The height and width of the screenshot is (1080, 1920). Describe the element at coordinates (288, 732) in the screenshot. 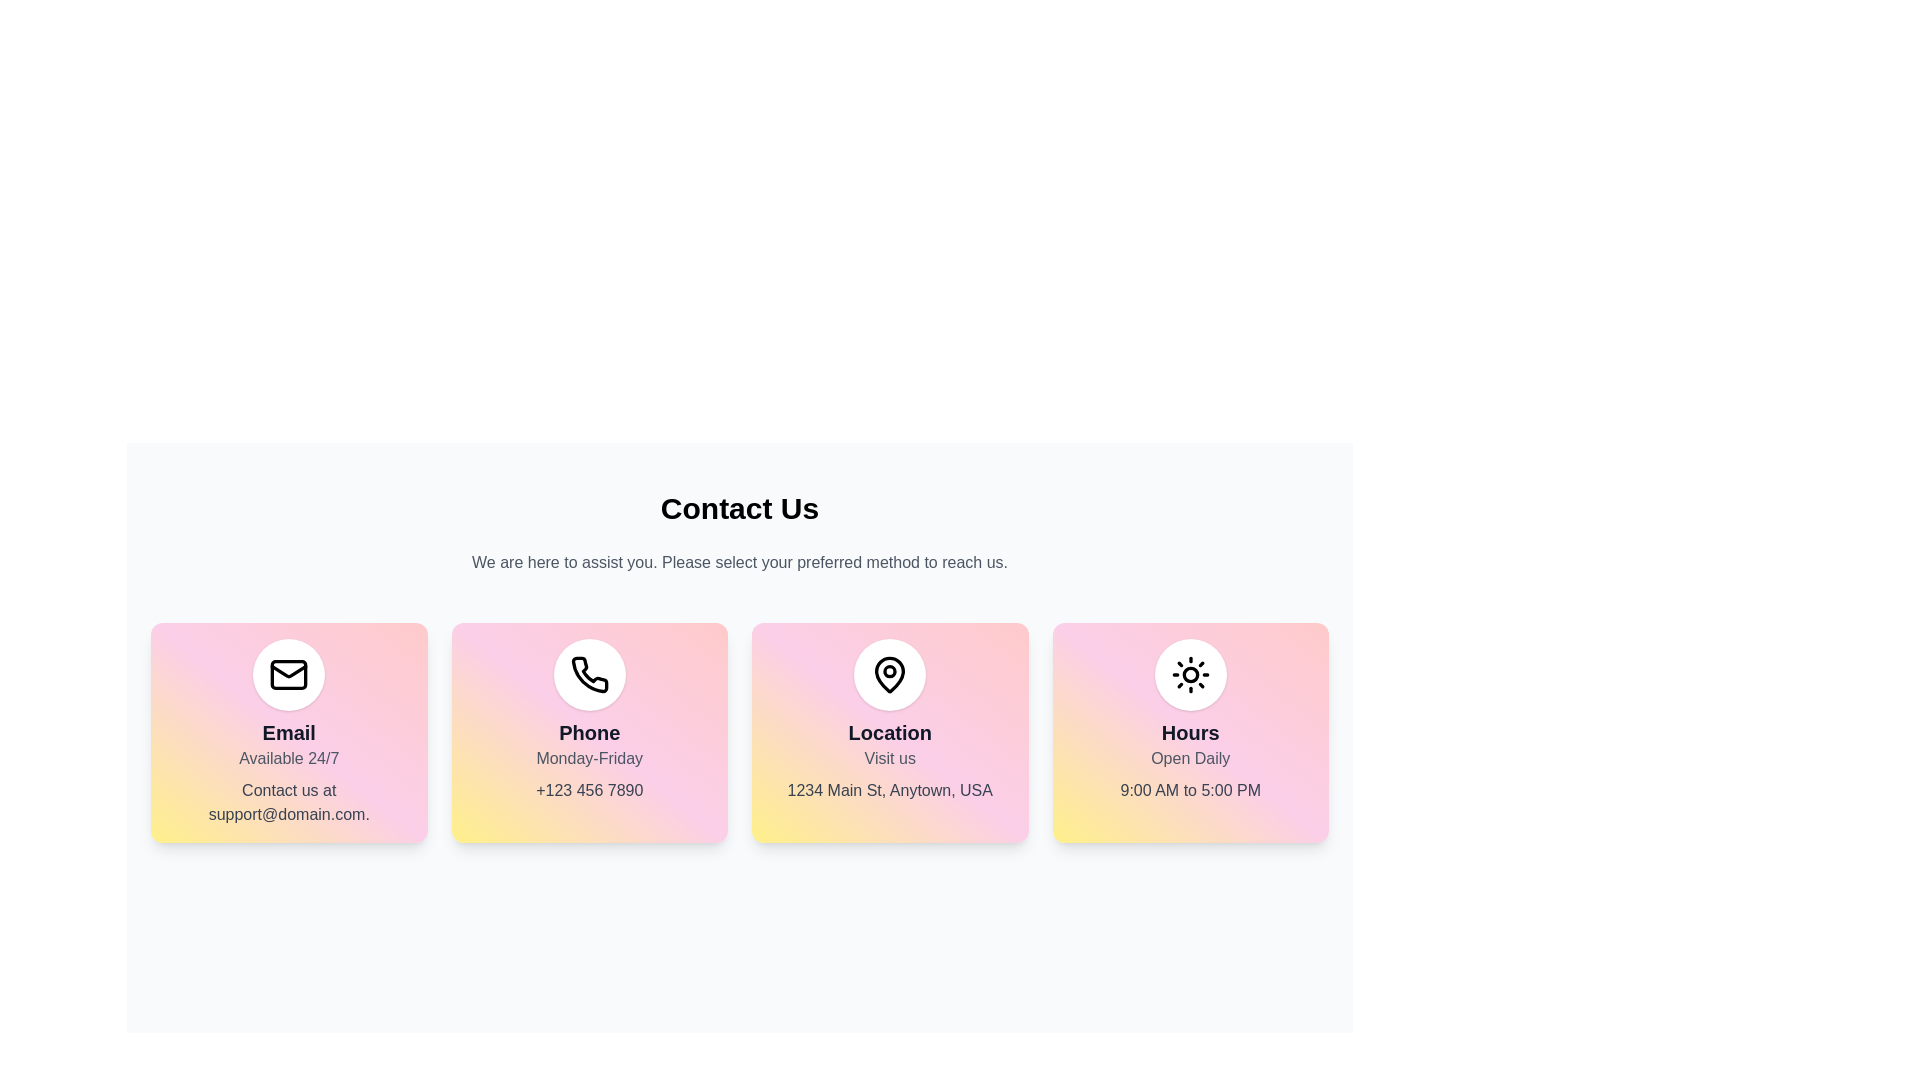

I see `the 'Email' label displayed in bold, extra-large font within the pastel gradient card, located in the first card on the left` at that location.